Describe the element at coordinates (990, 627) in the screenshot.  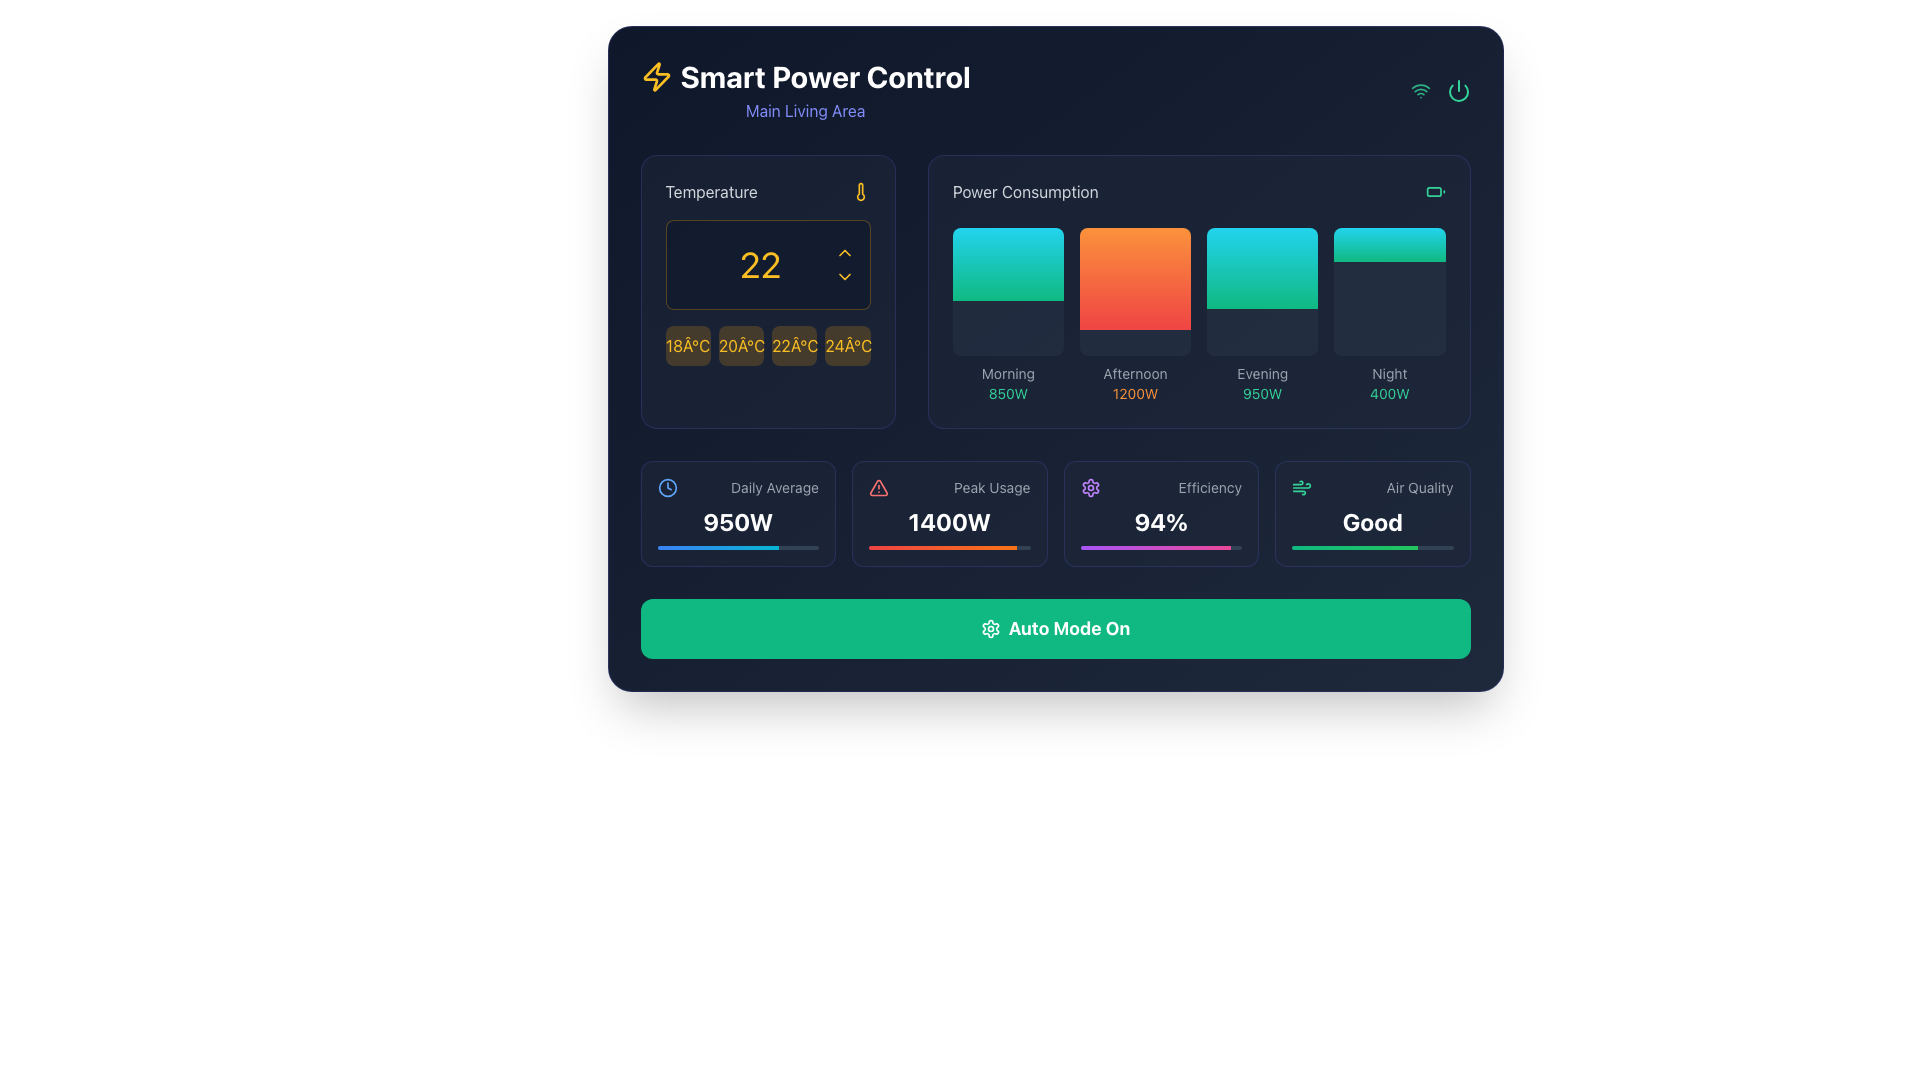
I see `the Settings icon located in the top-right corner of the interface` at that location.